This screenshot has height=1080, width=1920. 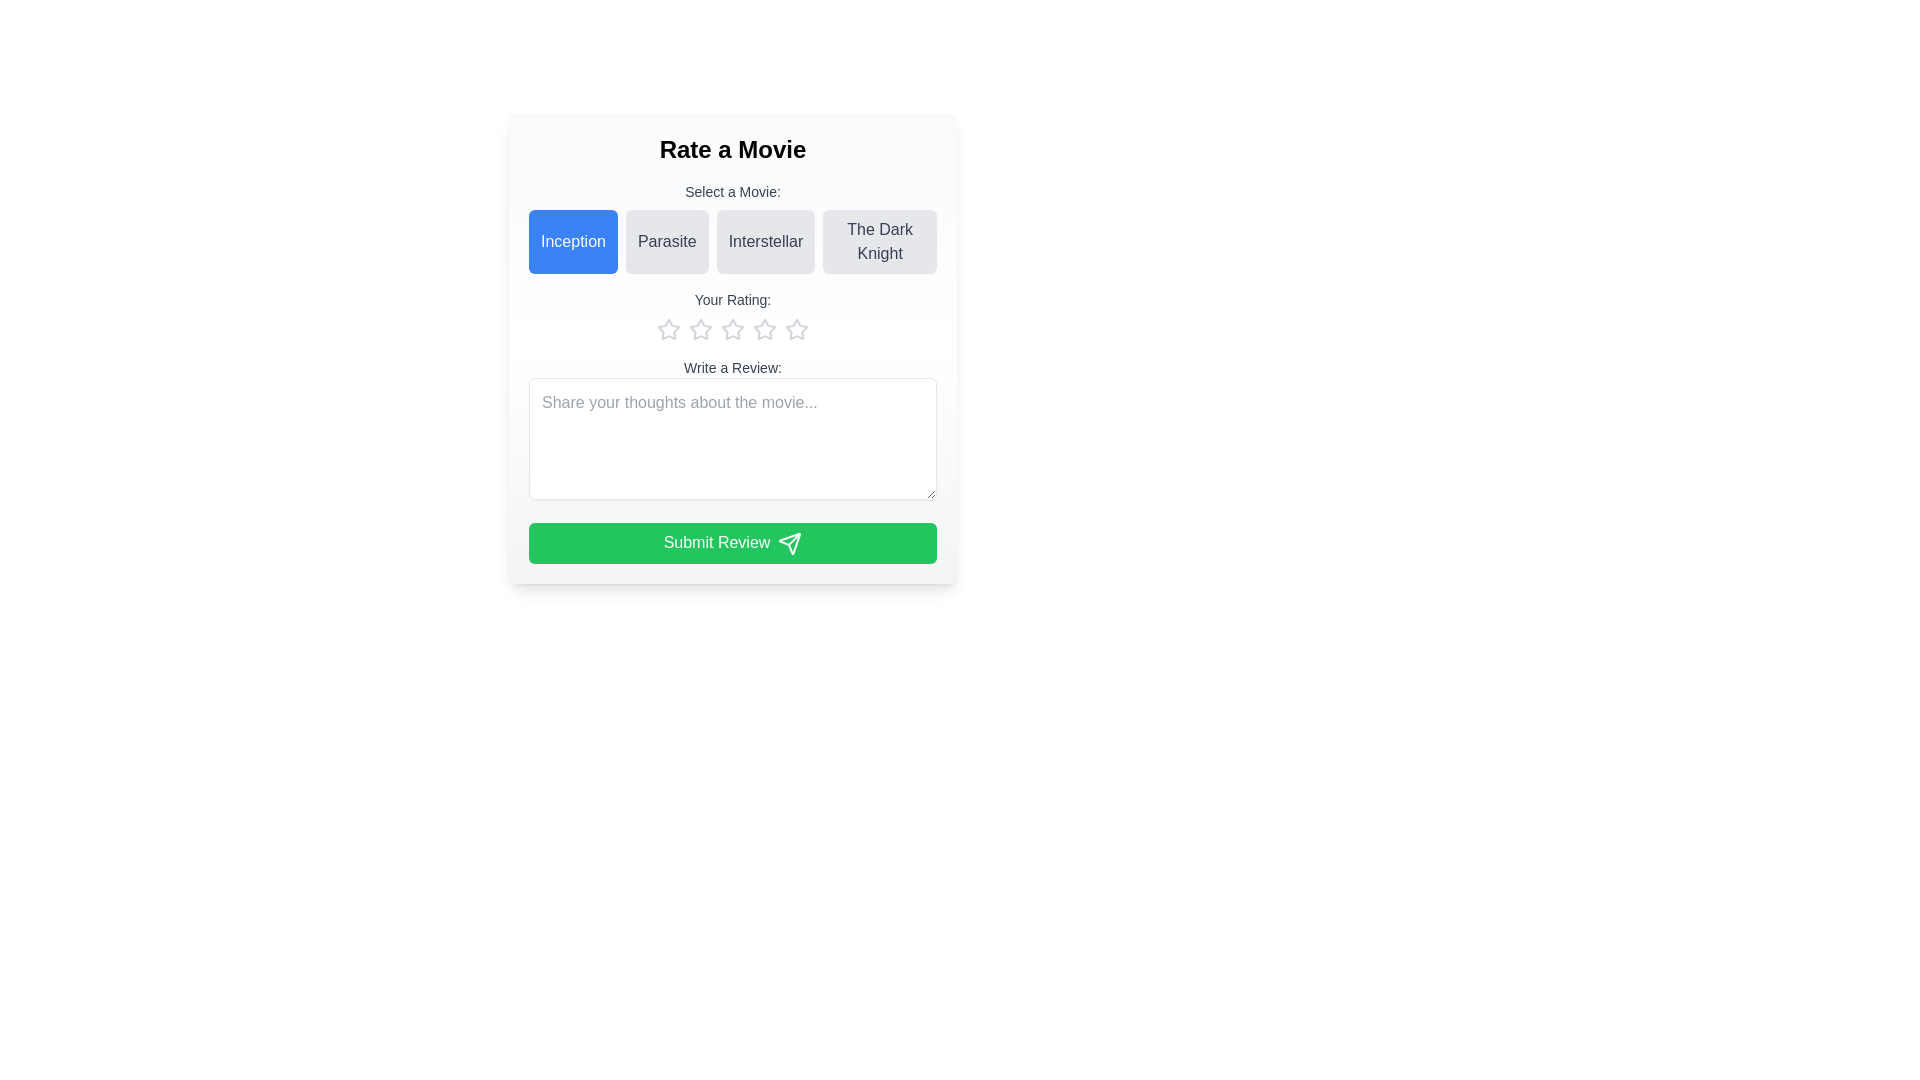 What do you see at coordinates (732, 315) in the screenshot?
I see `an individual star in the rating control section labeled 'Your Rating:' to provide a rating` at bounding box center [732, 315].